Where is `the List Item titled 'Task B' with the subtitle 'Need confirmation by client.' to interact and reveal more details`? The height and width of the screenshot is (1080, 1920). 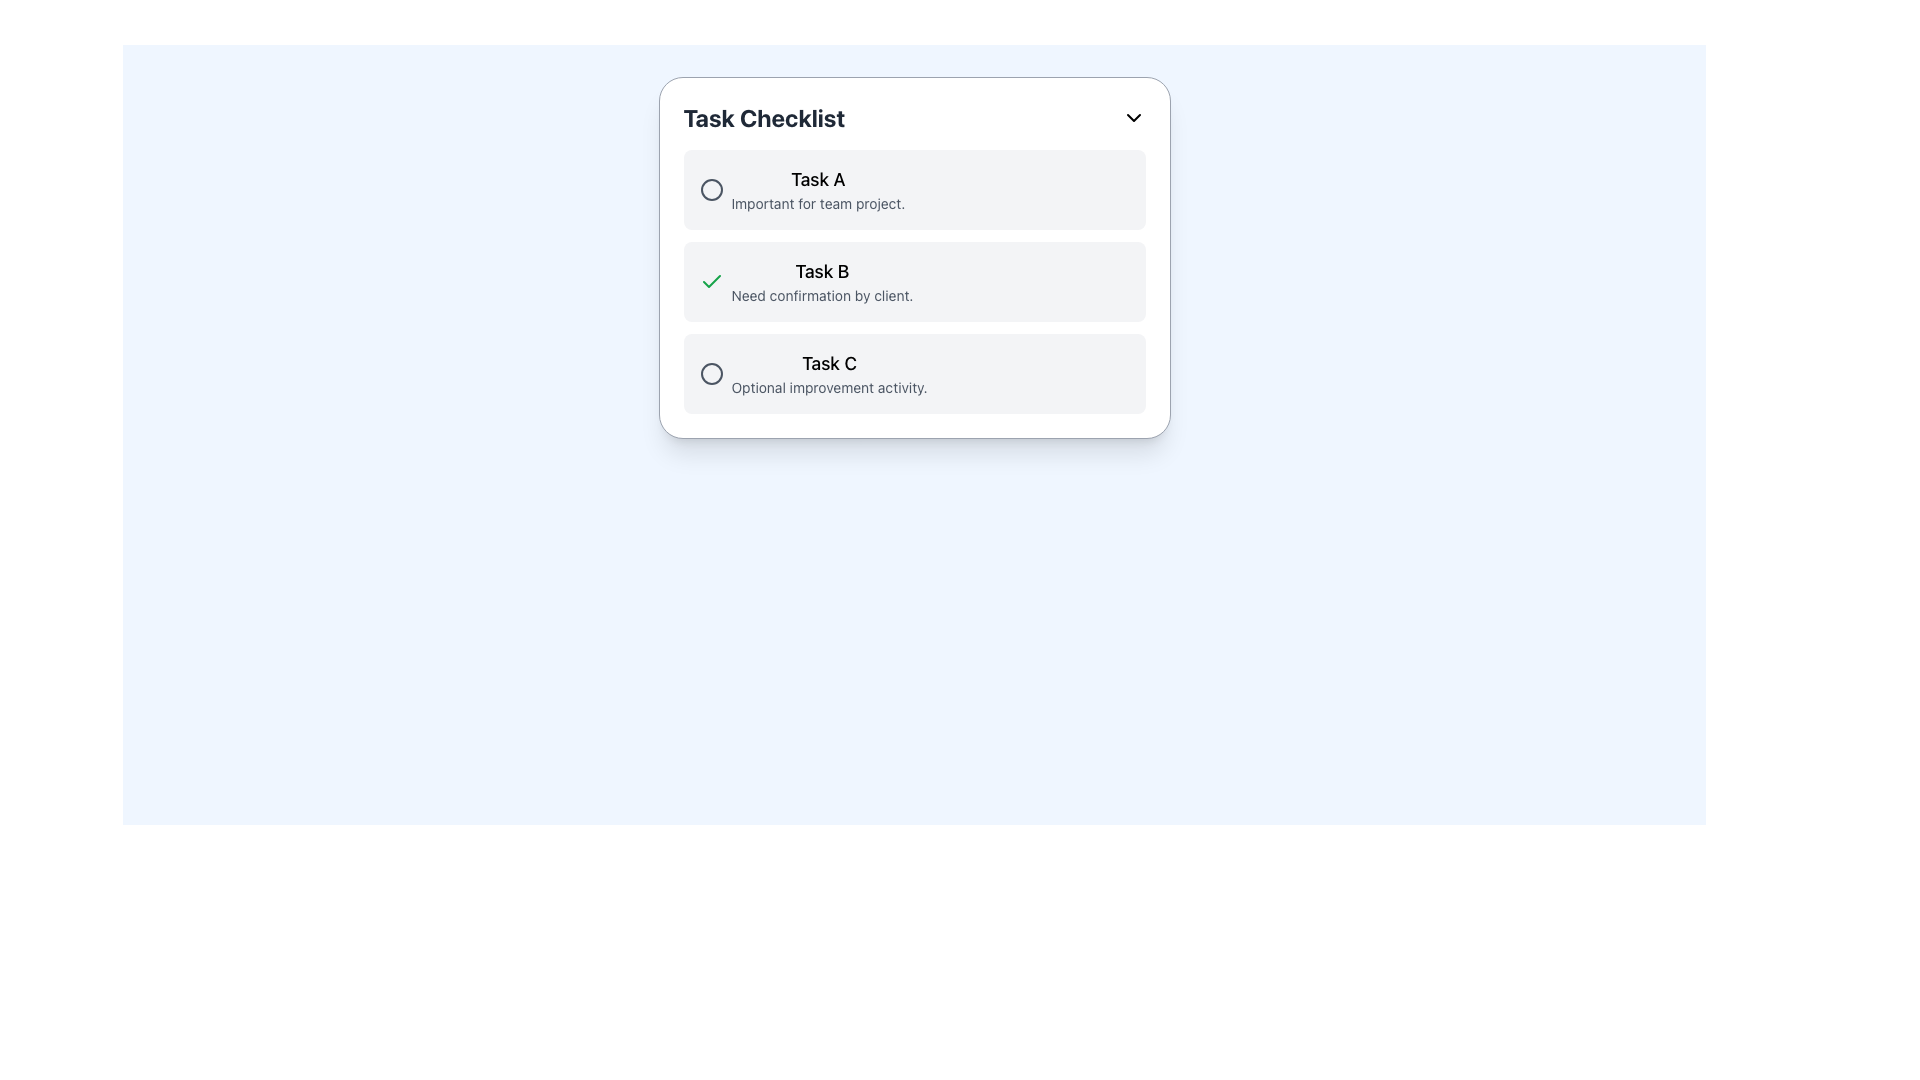 the List Item titled 'Task B' with the subtitle 'Need confirmation by client.' to interact and reveal more details is located at coordinates (806, 281).